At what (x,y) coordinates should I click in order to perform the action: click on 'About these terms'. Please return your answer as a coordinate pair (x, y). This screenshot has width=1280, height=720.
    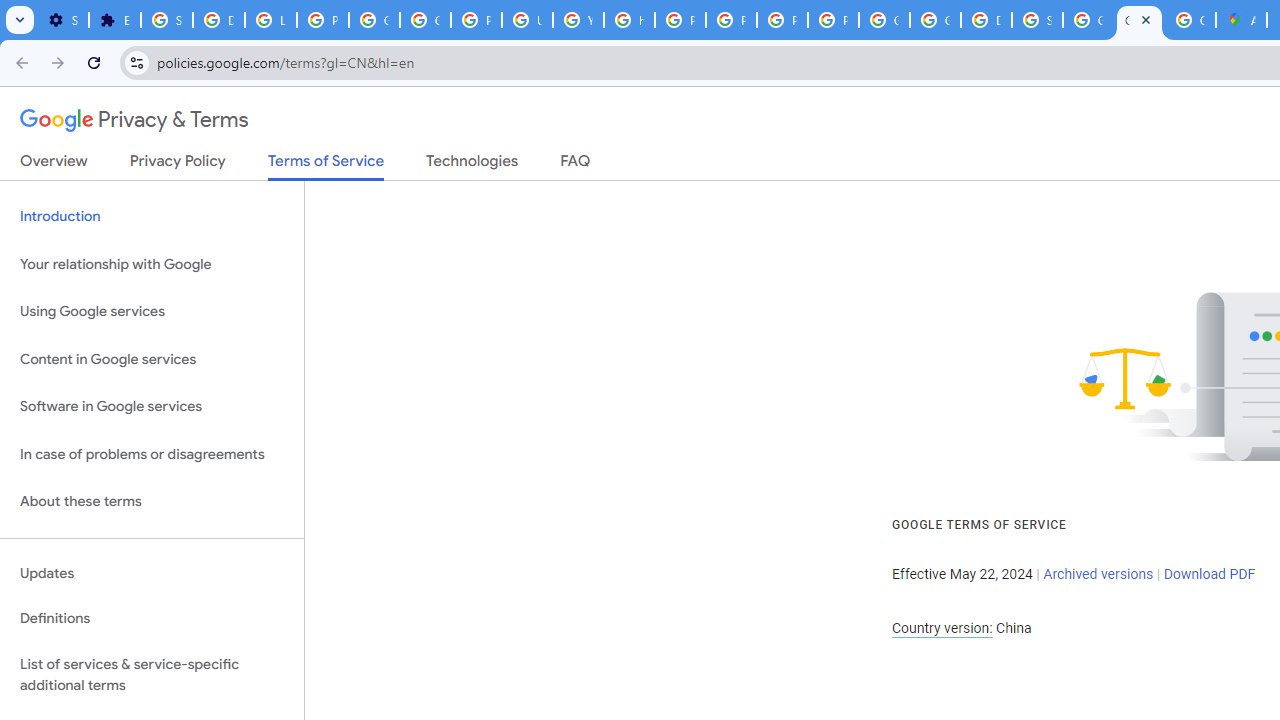
    Looking at the image, I should click on (151, 501).